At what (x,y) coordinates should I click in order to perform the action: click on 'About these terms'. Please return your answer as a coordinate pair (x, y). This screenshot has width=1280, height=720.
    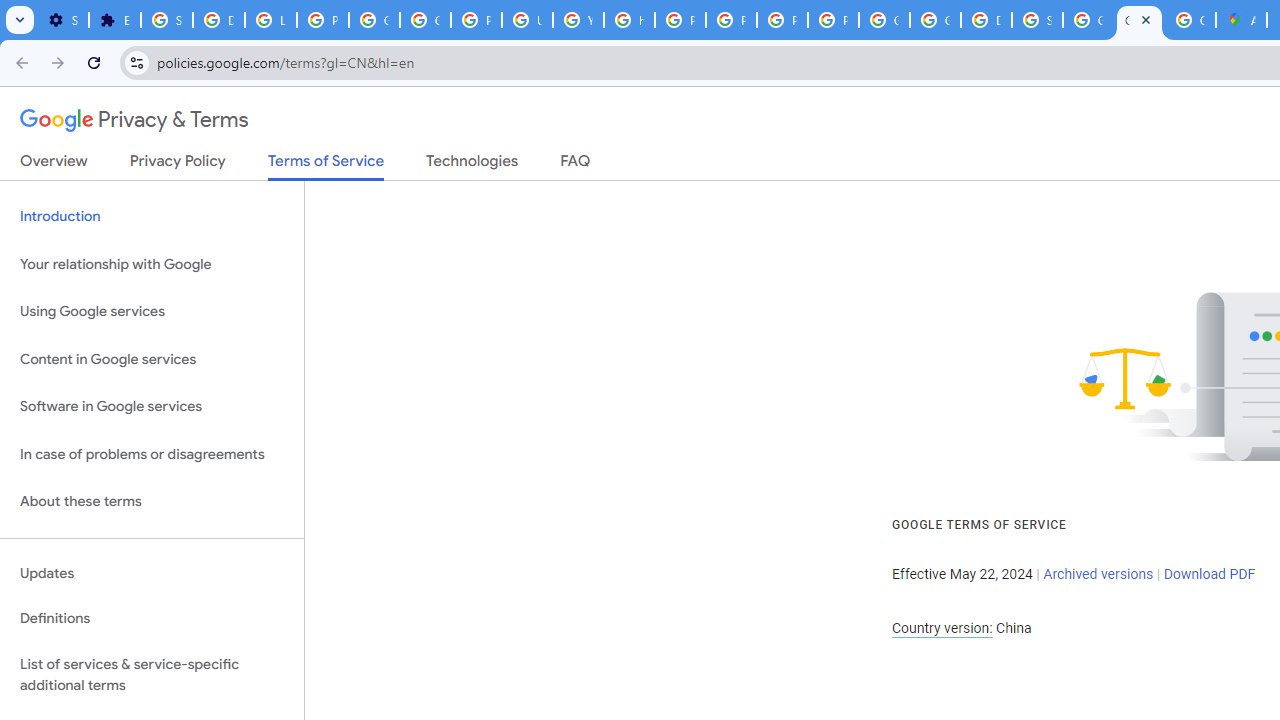
    Looking at the image, I should click on (151, 501).